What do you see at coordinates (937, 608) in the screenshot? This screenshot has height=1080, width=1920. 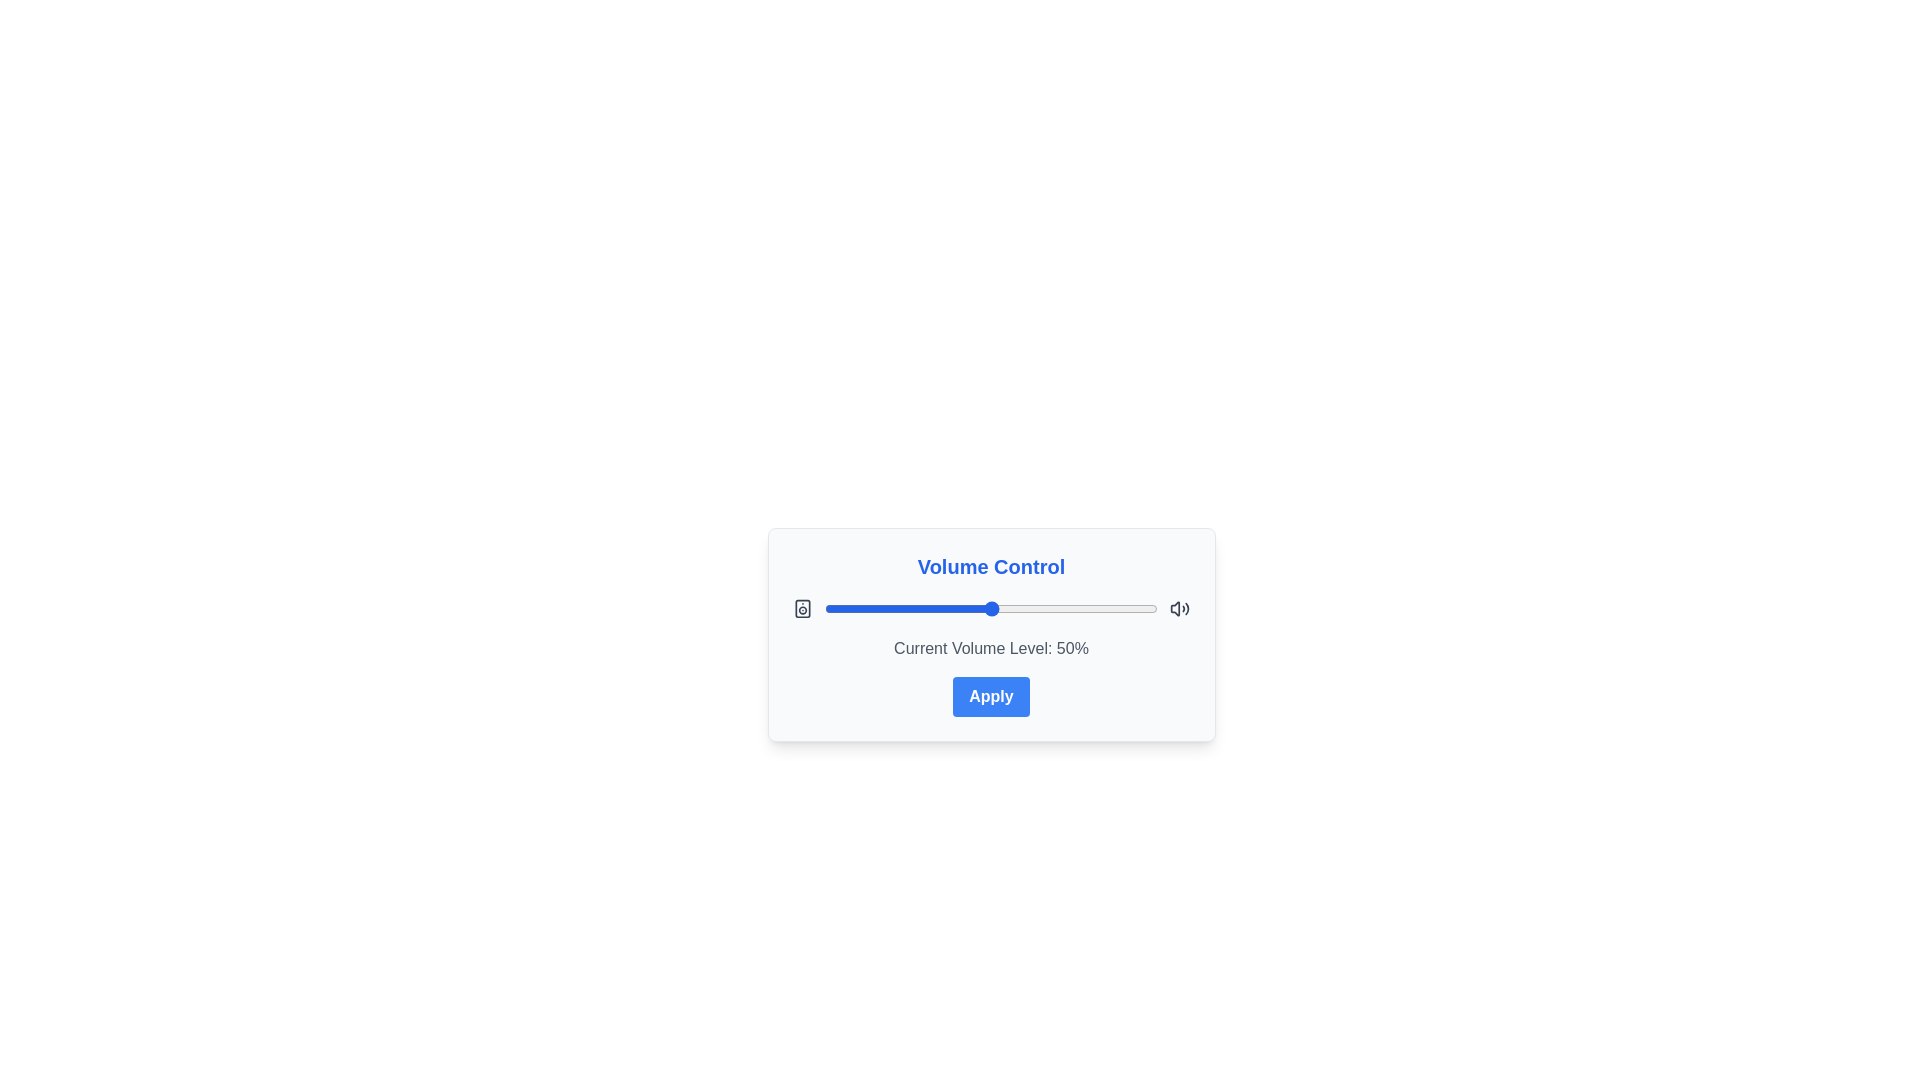 I see `the volume level` at bounding box center [937, 608].